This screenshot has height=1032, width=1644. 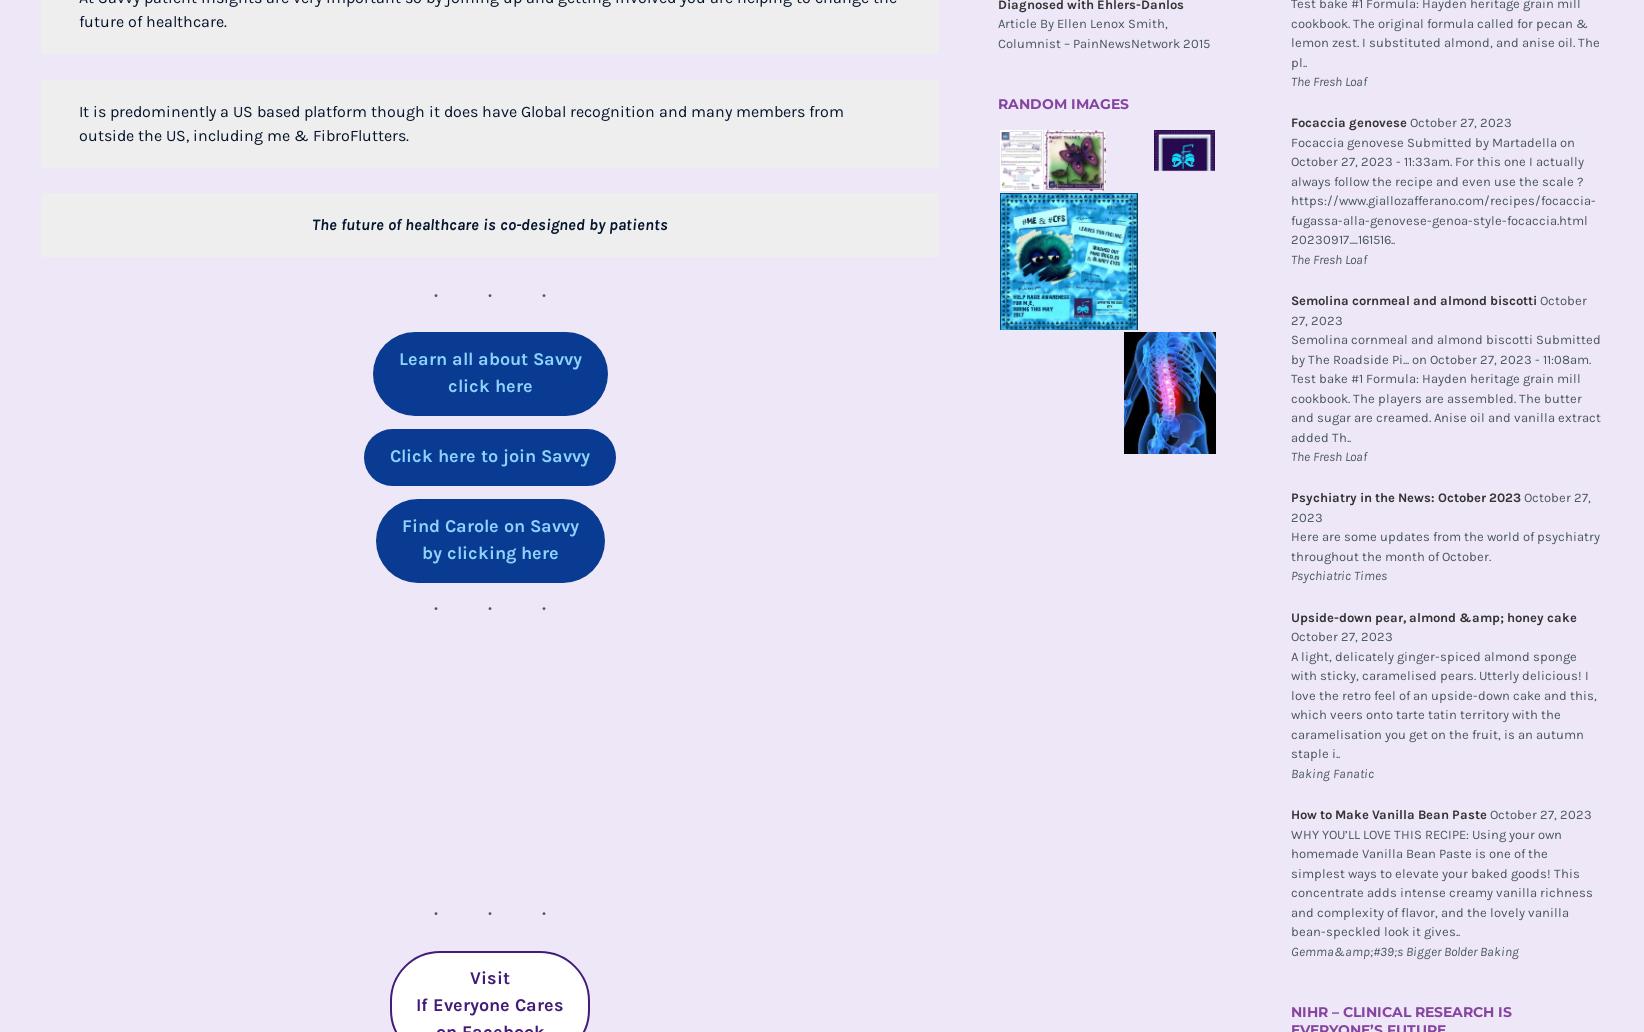 What do you see at coordinates (1442, 189) in the screenshot?
I see `'Focaccia genovese Submitted by Martadella on October 27, 2023 - 11:33am. For this one I actually always follow the recipe and even use the scale ? https://www.giallozafferano.com/recipes/focaccia-fugassa-alla-genovese-genoa-style-focaccia.html 20230917_161516..'` at bounding box center [1442, 189].